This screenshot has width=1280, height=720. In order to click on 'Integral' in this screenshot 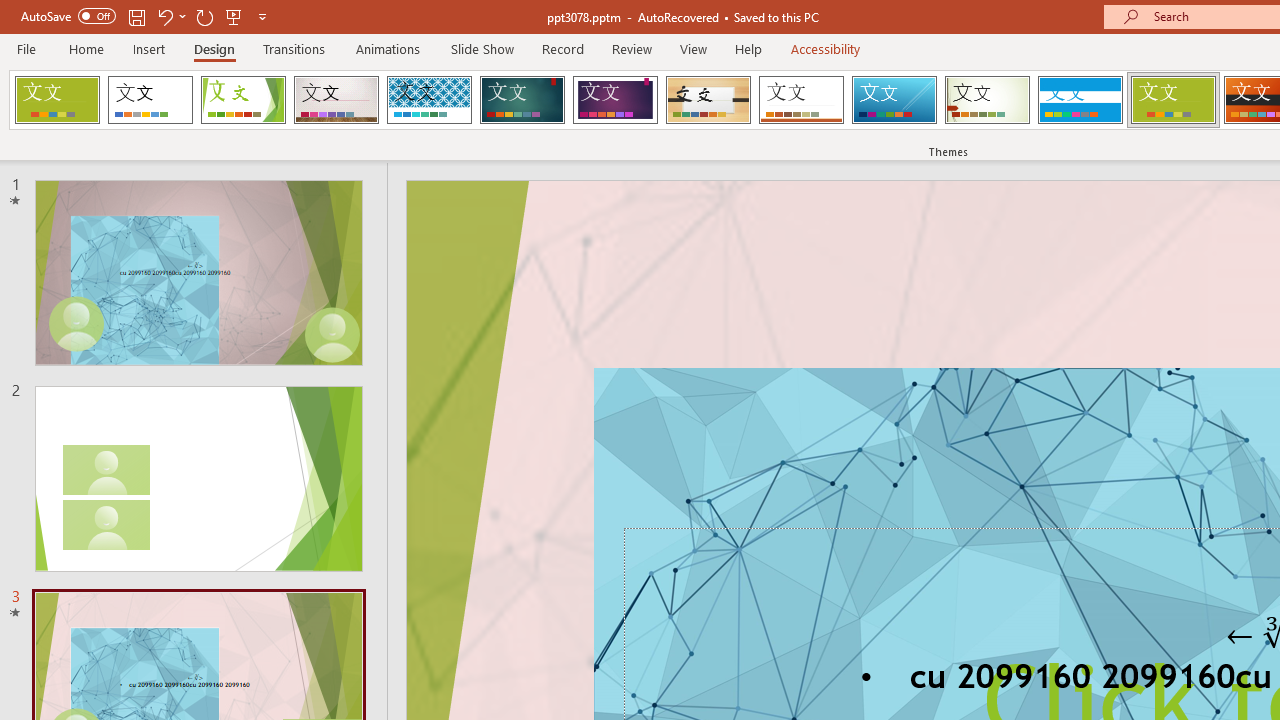, I will do `click(428, 100)`.